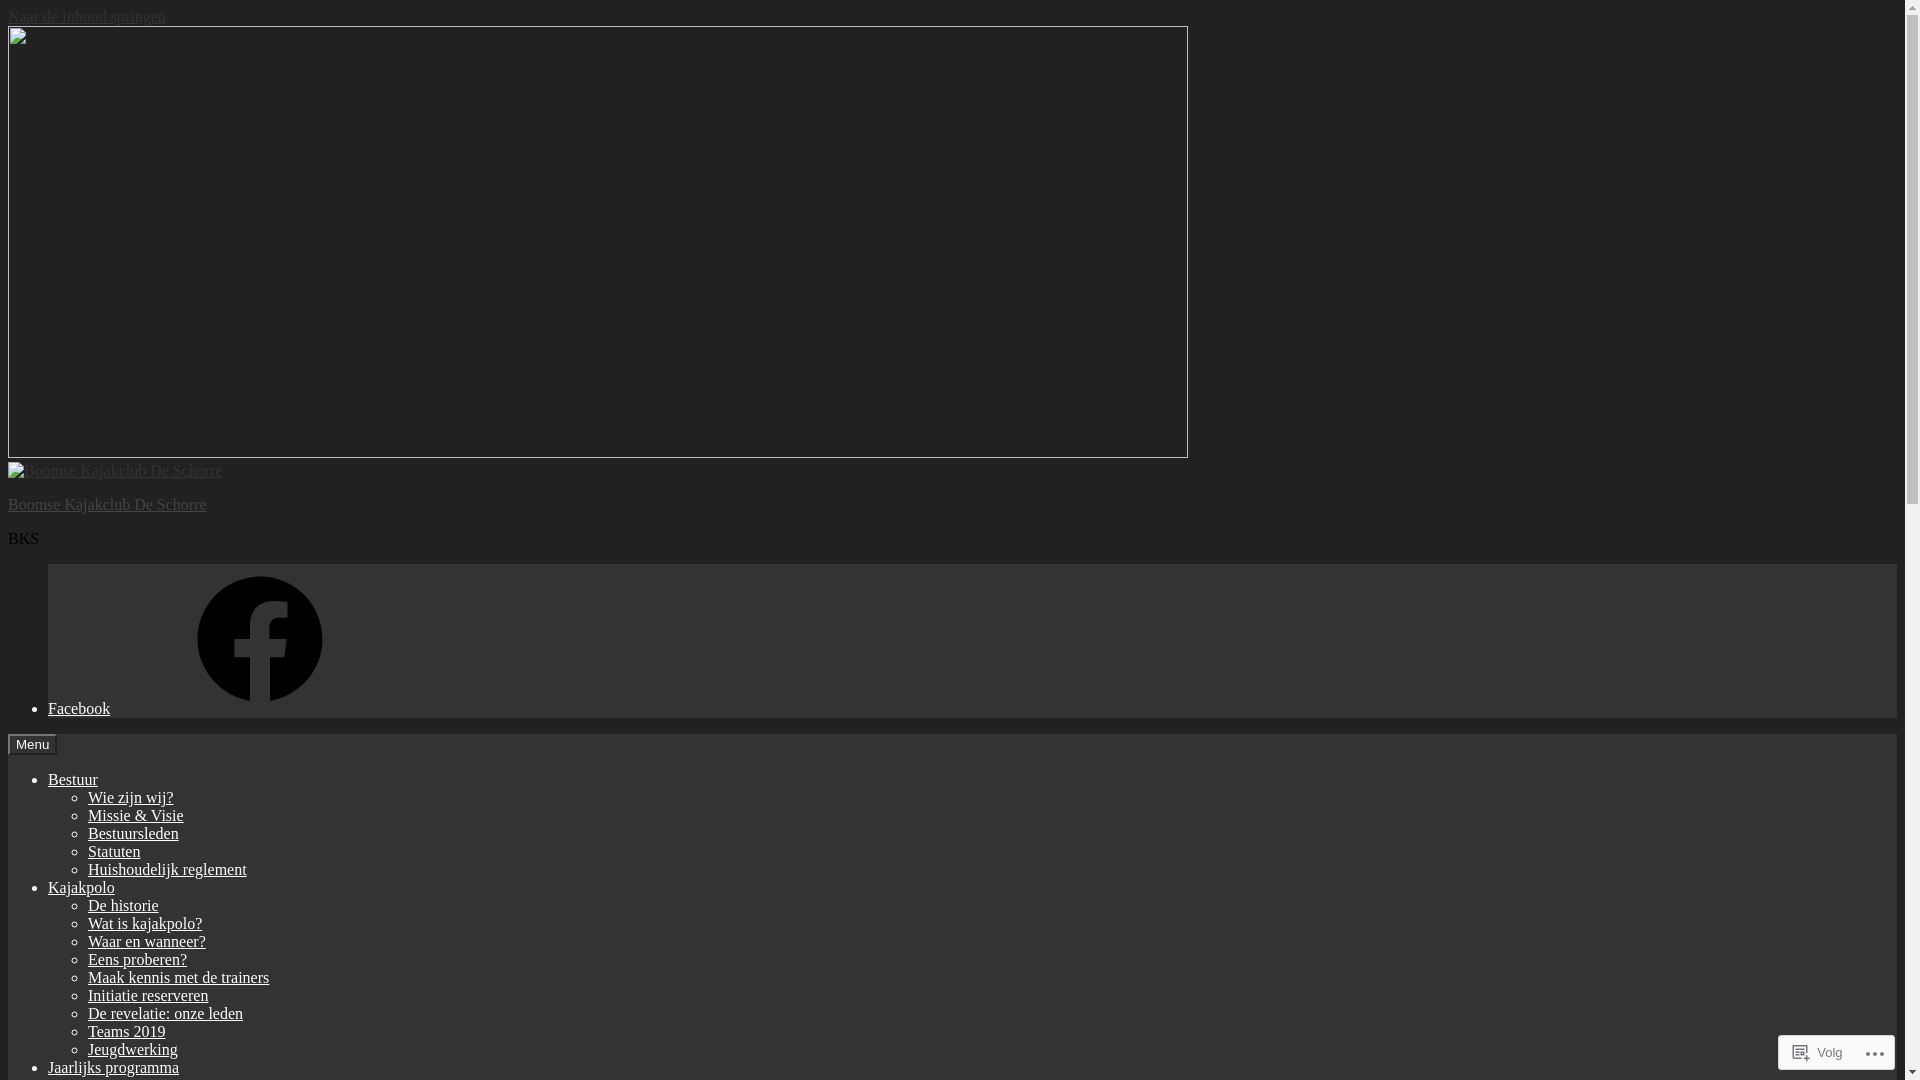 Image resolution: width=1920 pixels, height=1080 pixels. What do you see at coordinates (1817, 1051) in the screenshot?
I see `'Volg'` at bounding box center [1817, 1051].